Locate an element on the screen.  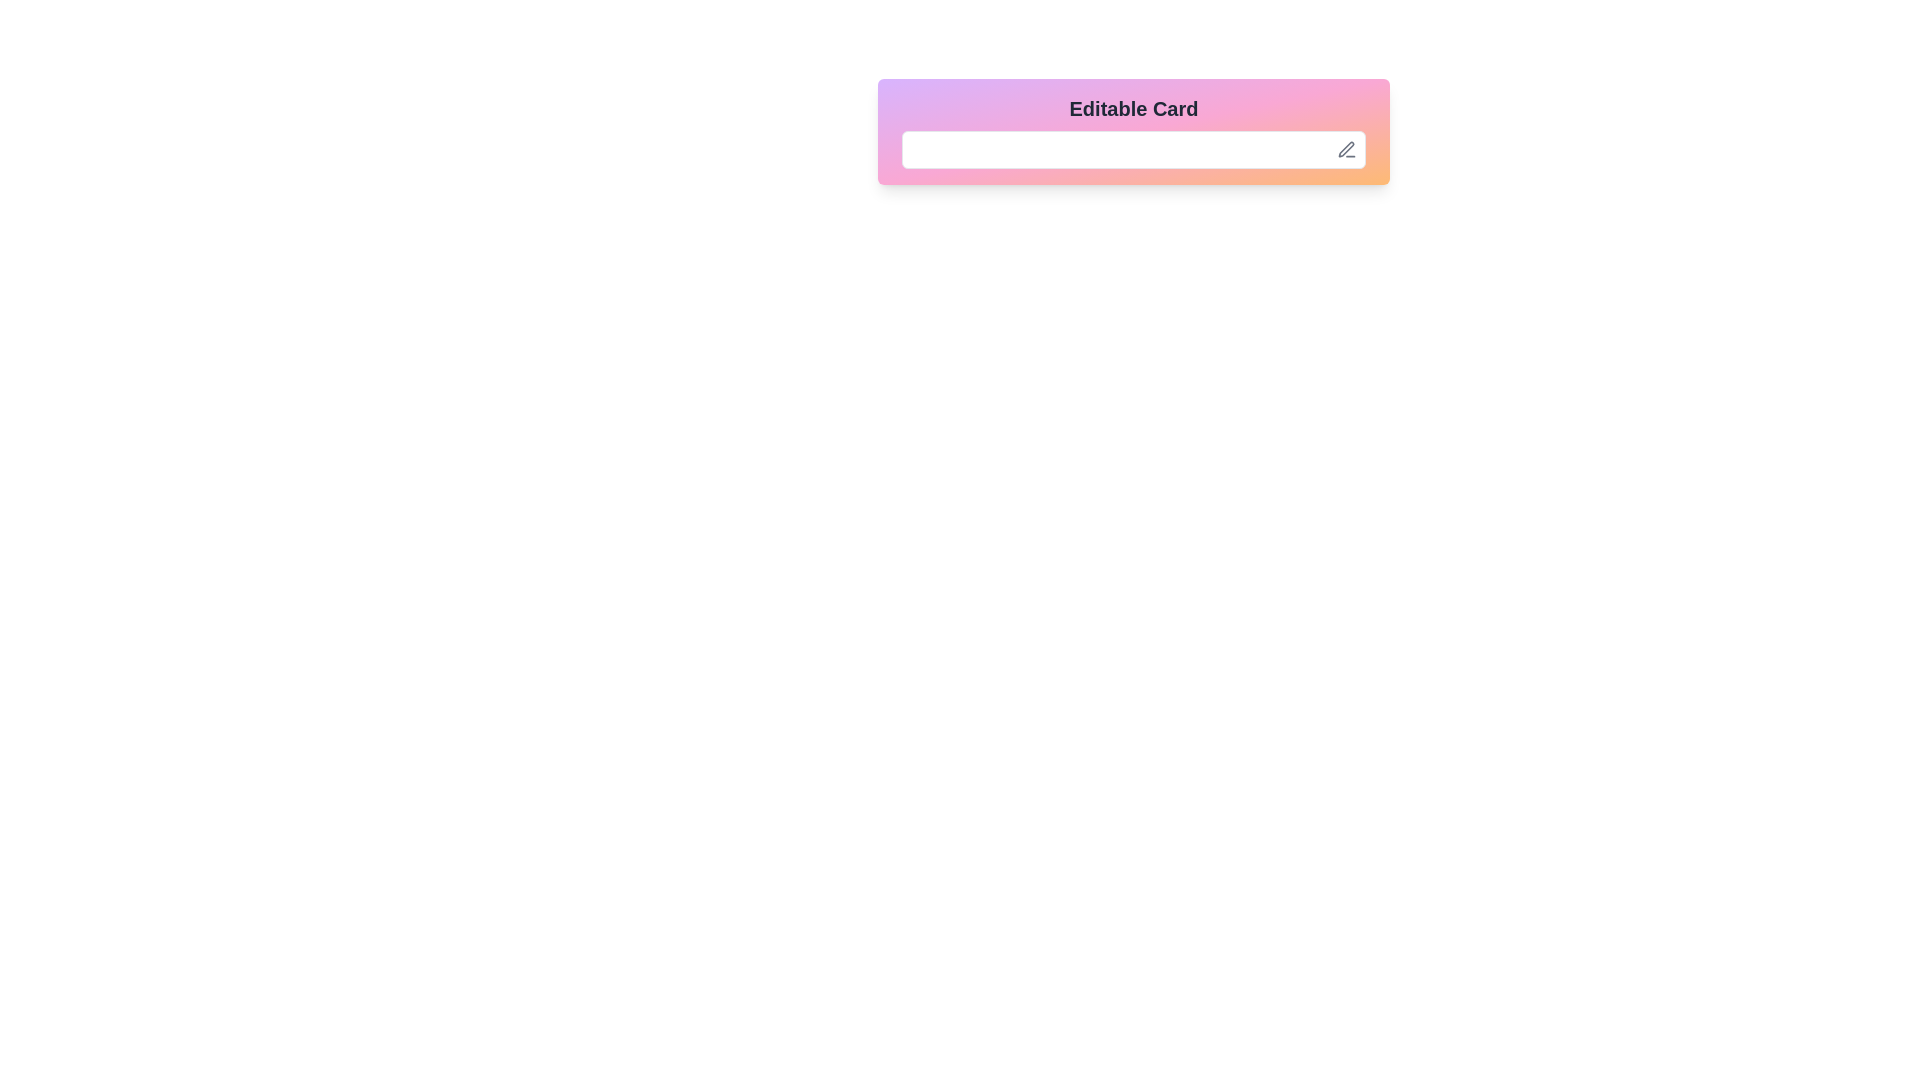
the stylized pen icon button located in the top-right corner of the editable text field is located at coordinates (1346, 148).